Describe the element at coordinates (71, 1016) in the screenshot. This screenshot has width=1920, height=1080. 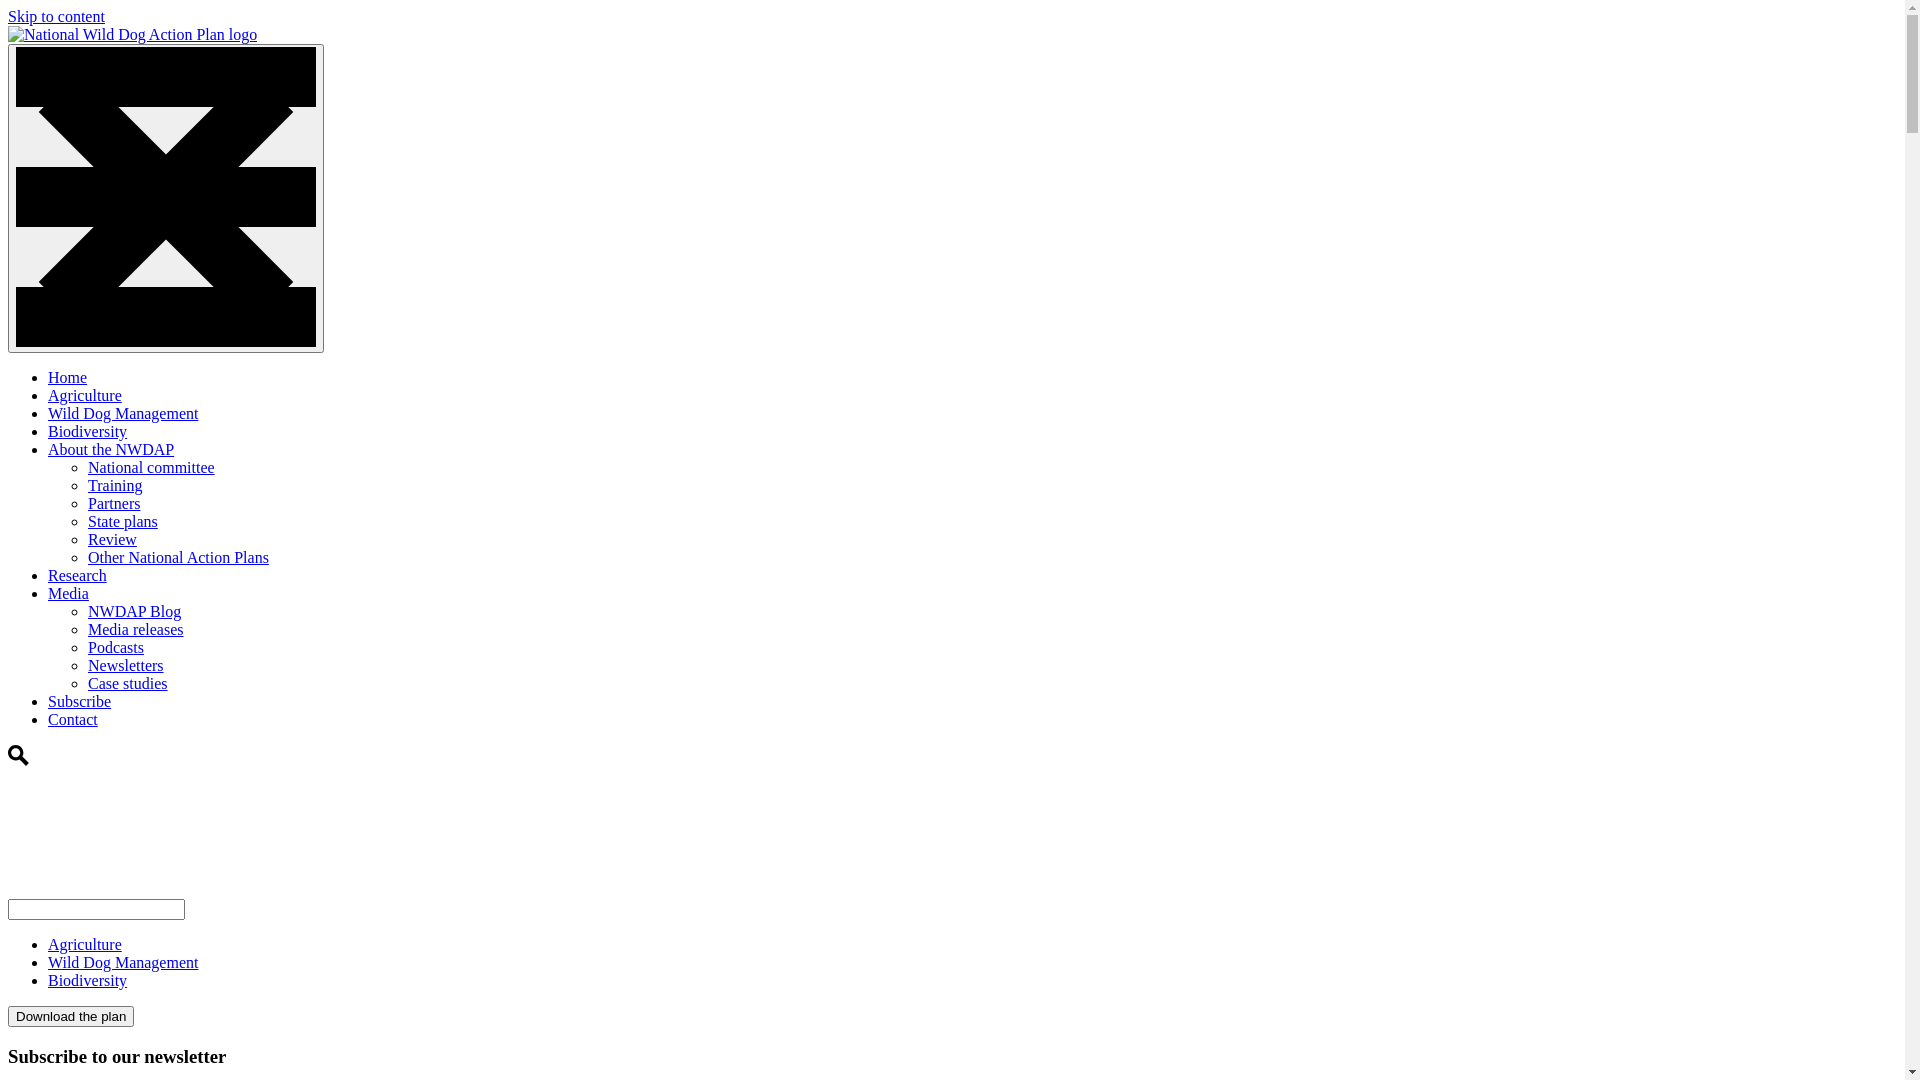
I see `'Download the plan'` at that location.